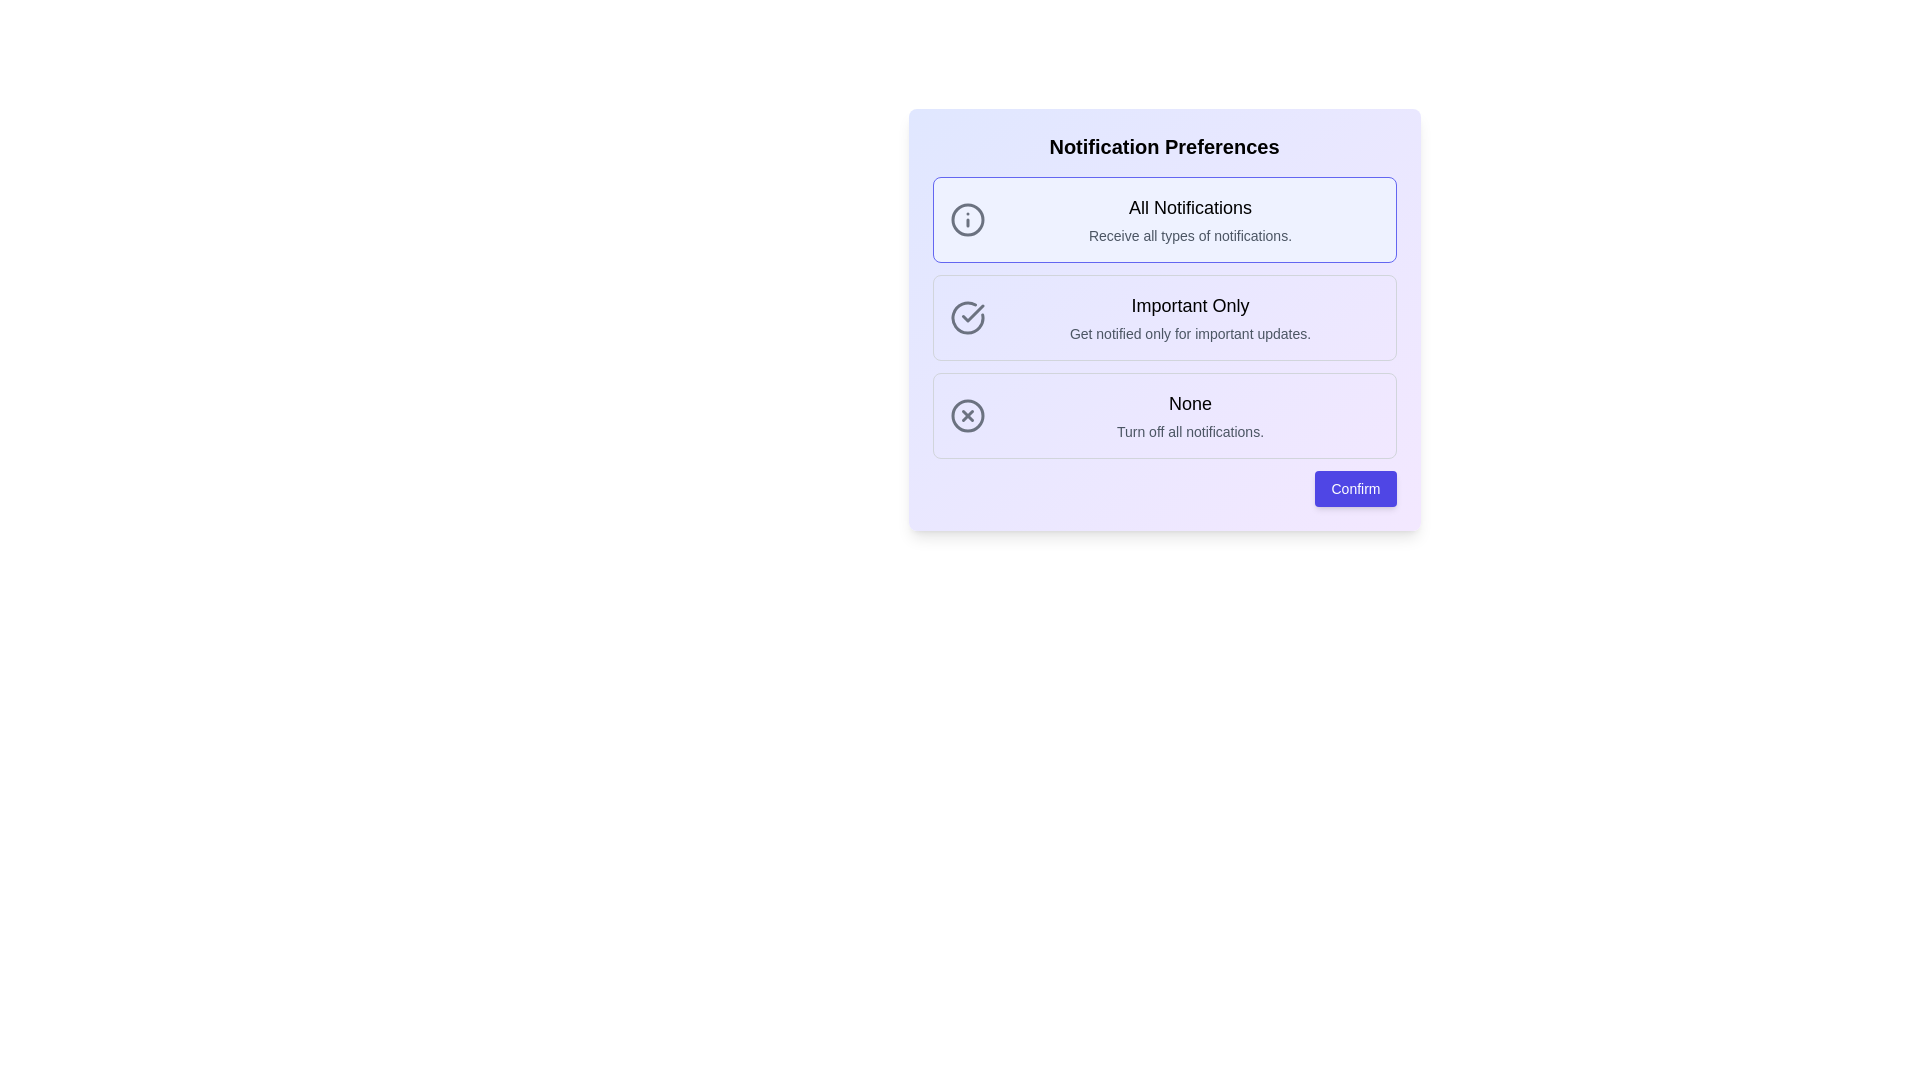  Describe the element at coordinates (1190, 415) in the screenshot. I see `the 'None' selection option in the 'Notification Preferences' panel` at that location.